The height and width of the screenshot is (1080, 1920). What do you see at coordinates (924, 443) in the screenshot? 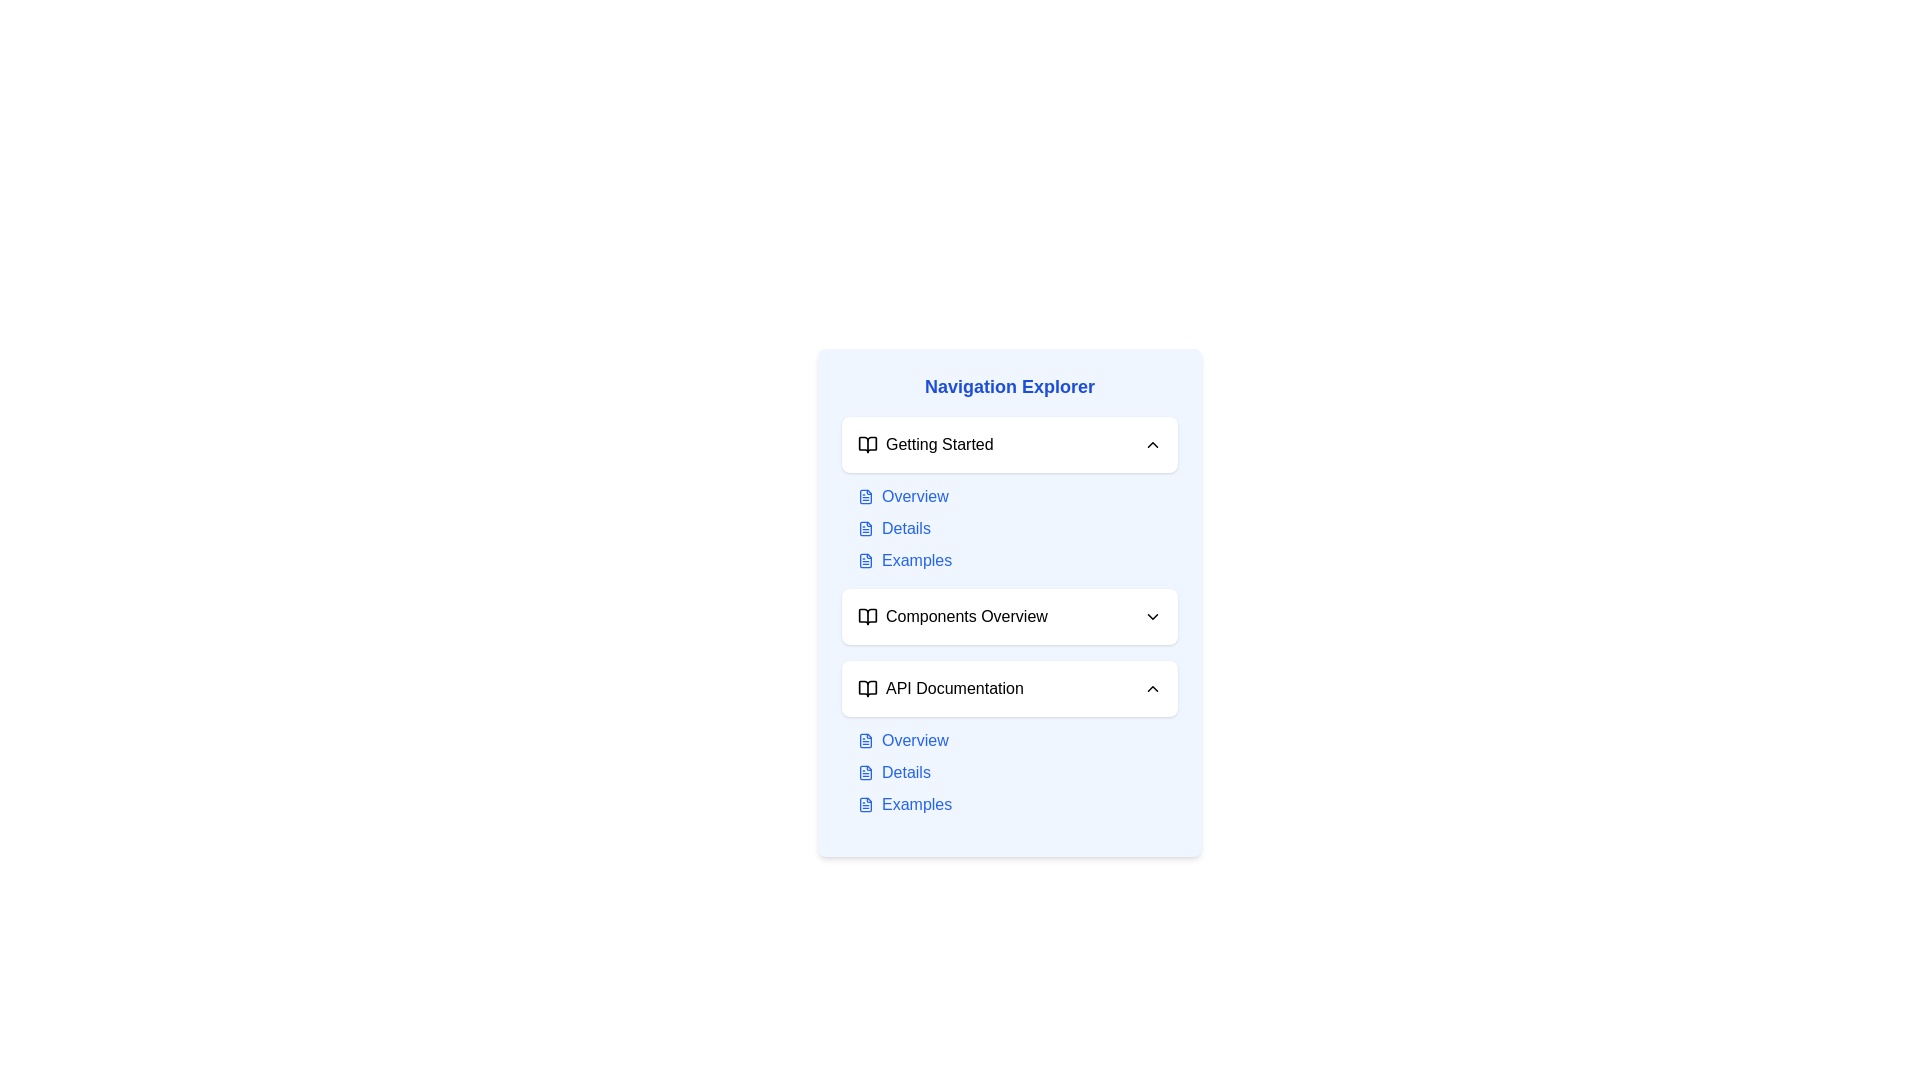
I see `the Navigation link with an icon resembling an open book and the text 'Getting Started' to potentially highlight it or reveal additional information` at bounding box center [924, 443].